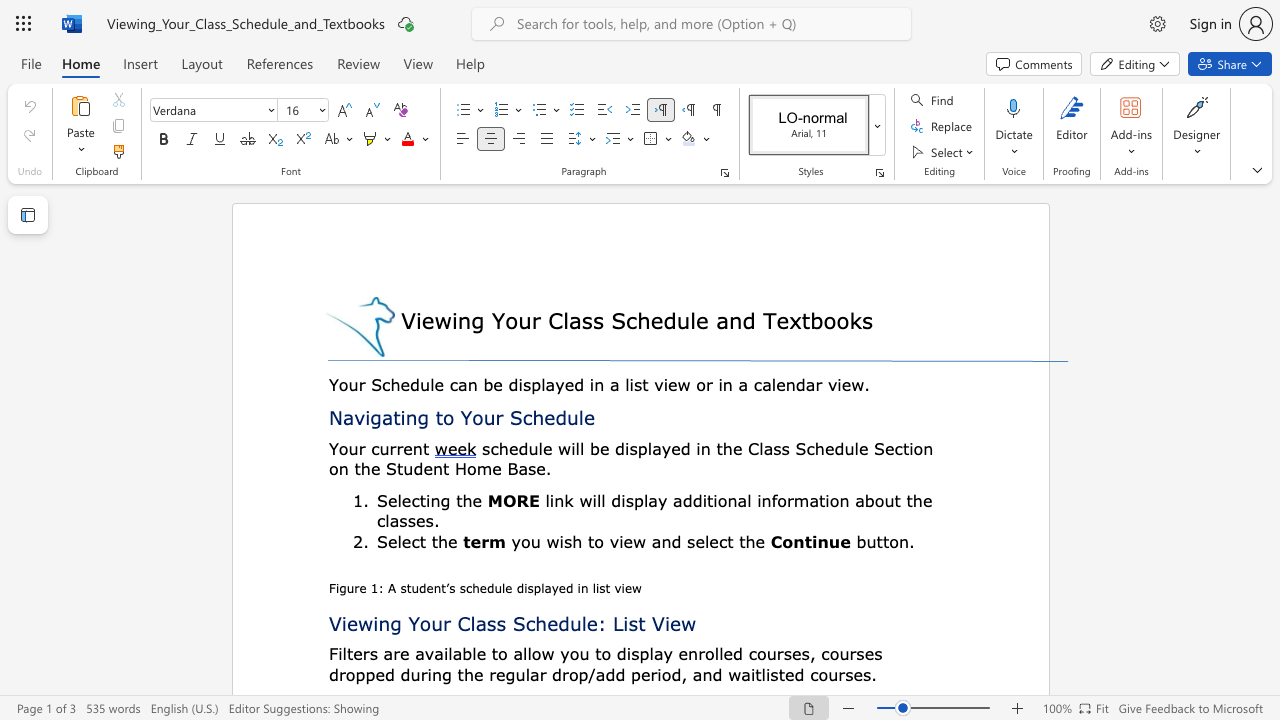 The width and height of the screenshot is (1280, 720). Describe the element at coordinates (461, 499) in the screenshot. I see `the subset text "he" within the text "Selecting the"` at that location.